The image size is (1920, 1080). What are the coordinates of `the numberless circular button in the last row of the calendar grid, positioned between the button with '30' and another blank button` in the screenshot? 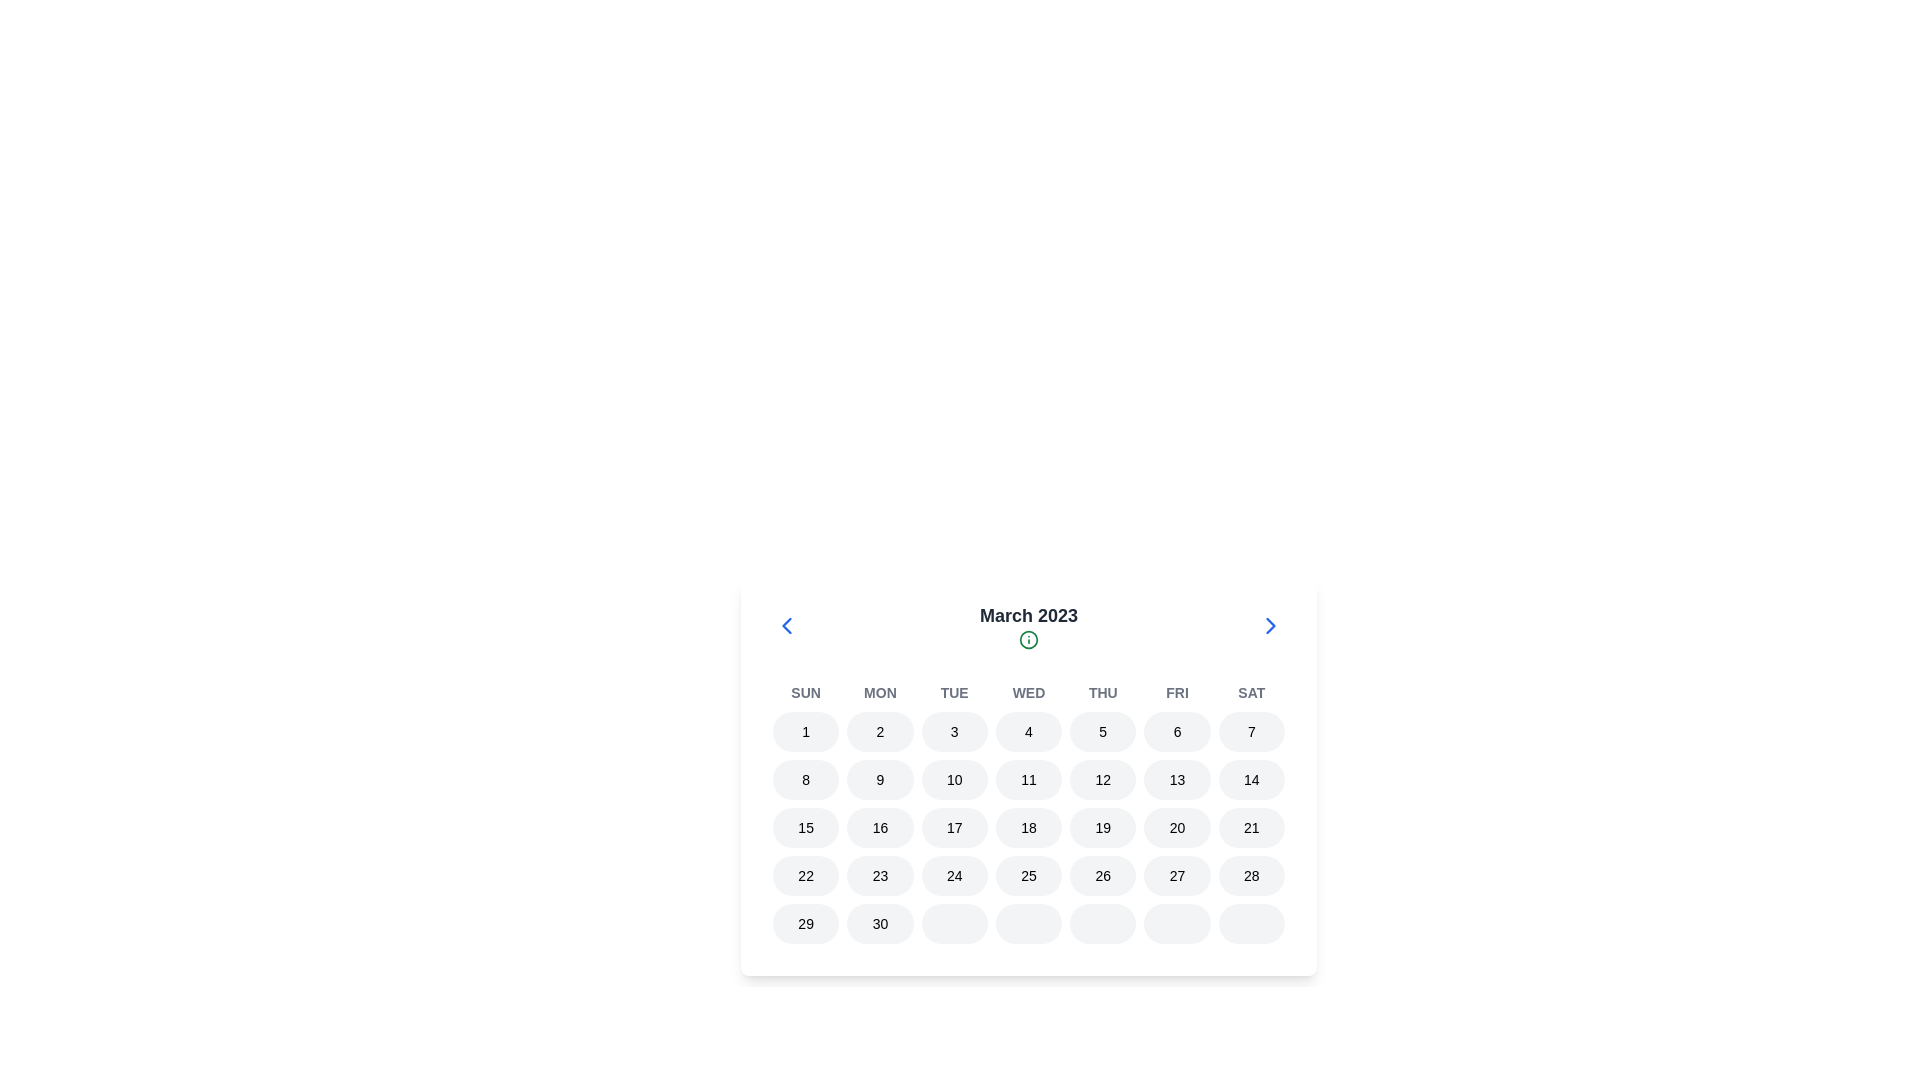 It's located at (1028, 924).